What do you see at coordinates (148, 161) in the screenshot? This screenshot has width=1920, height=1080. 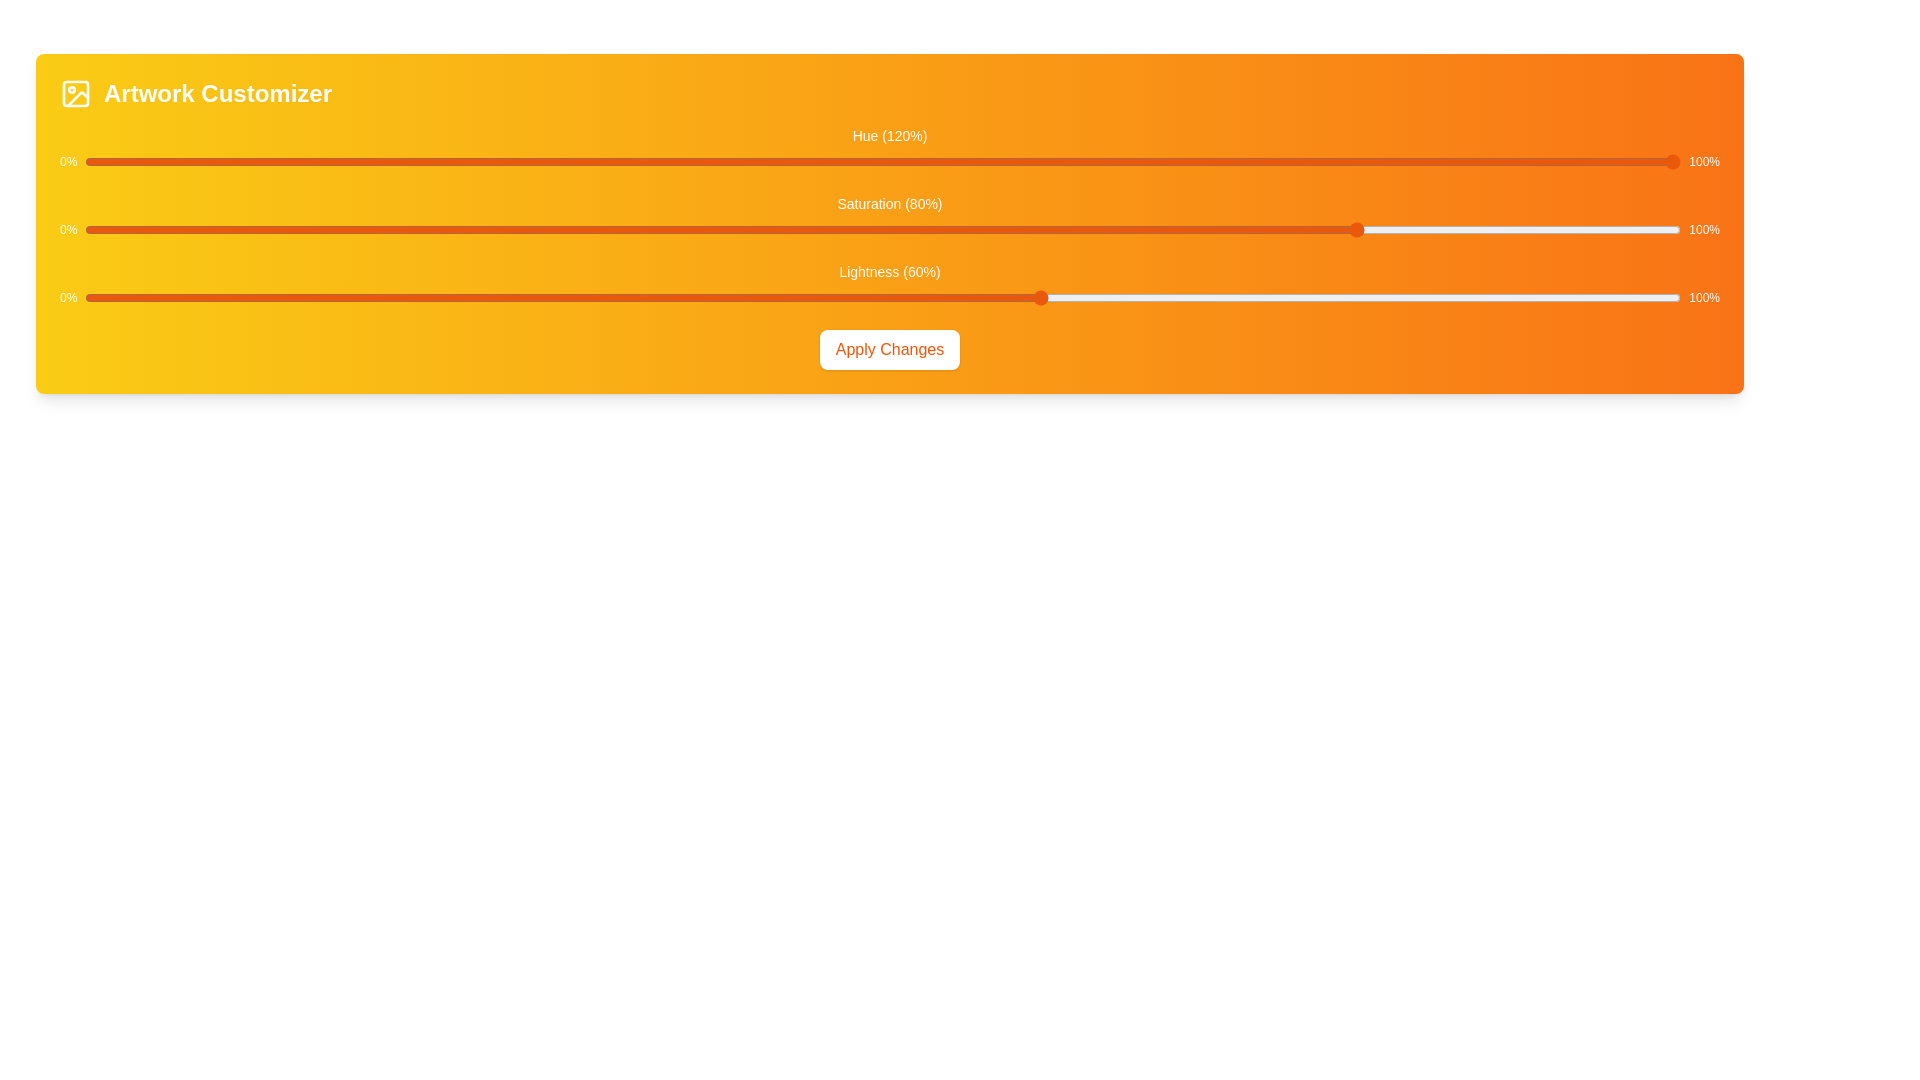 I see `the hue slider to set its value to 4%` at bounding box center [148, 161].